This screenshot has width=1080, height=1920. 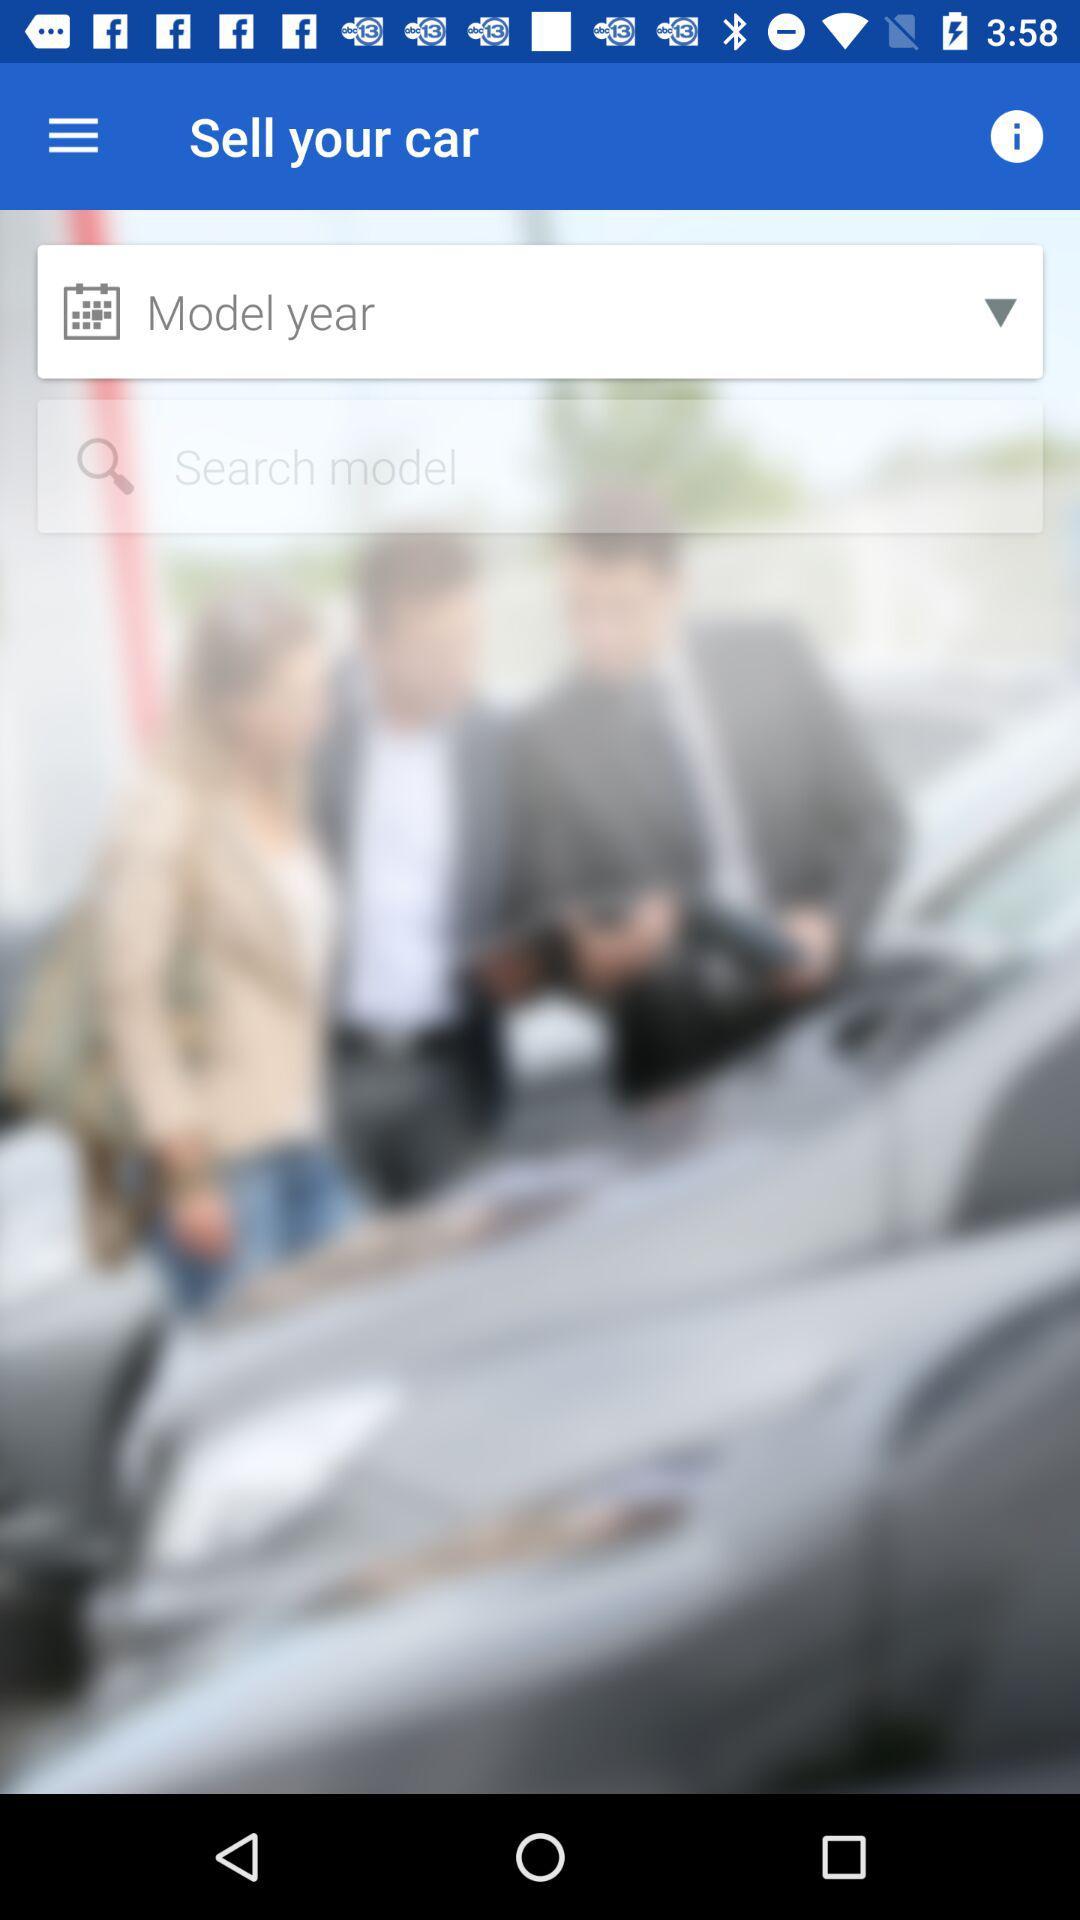 What do you see at coordinates (1017, 135) in the screenshot?
I see `icon to the right of sell your car icon` at bounding box center [1017, 135].